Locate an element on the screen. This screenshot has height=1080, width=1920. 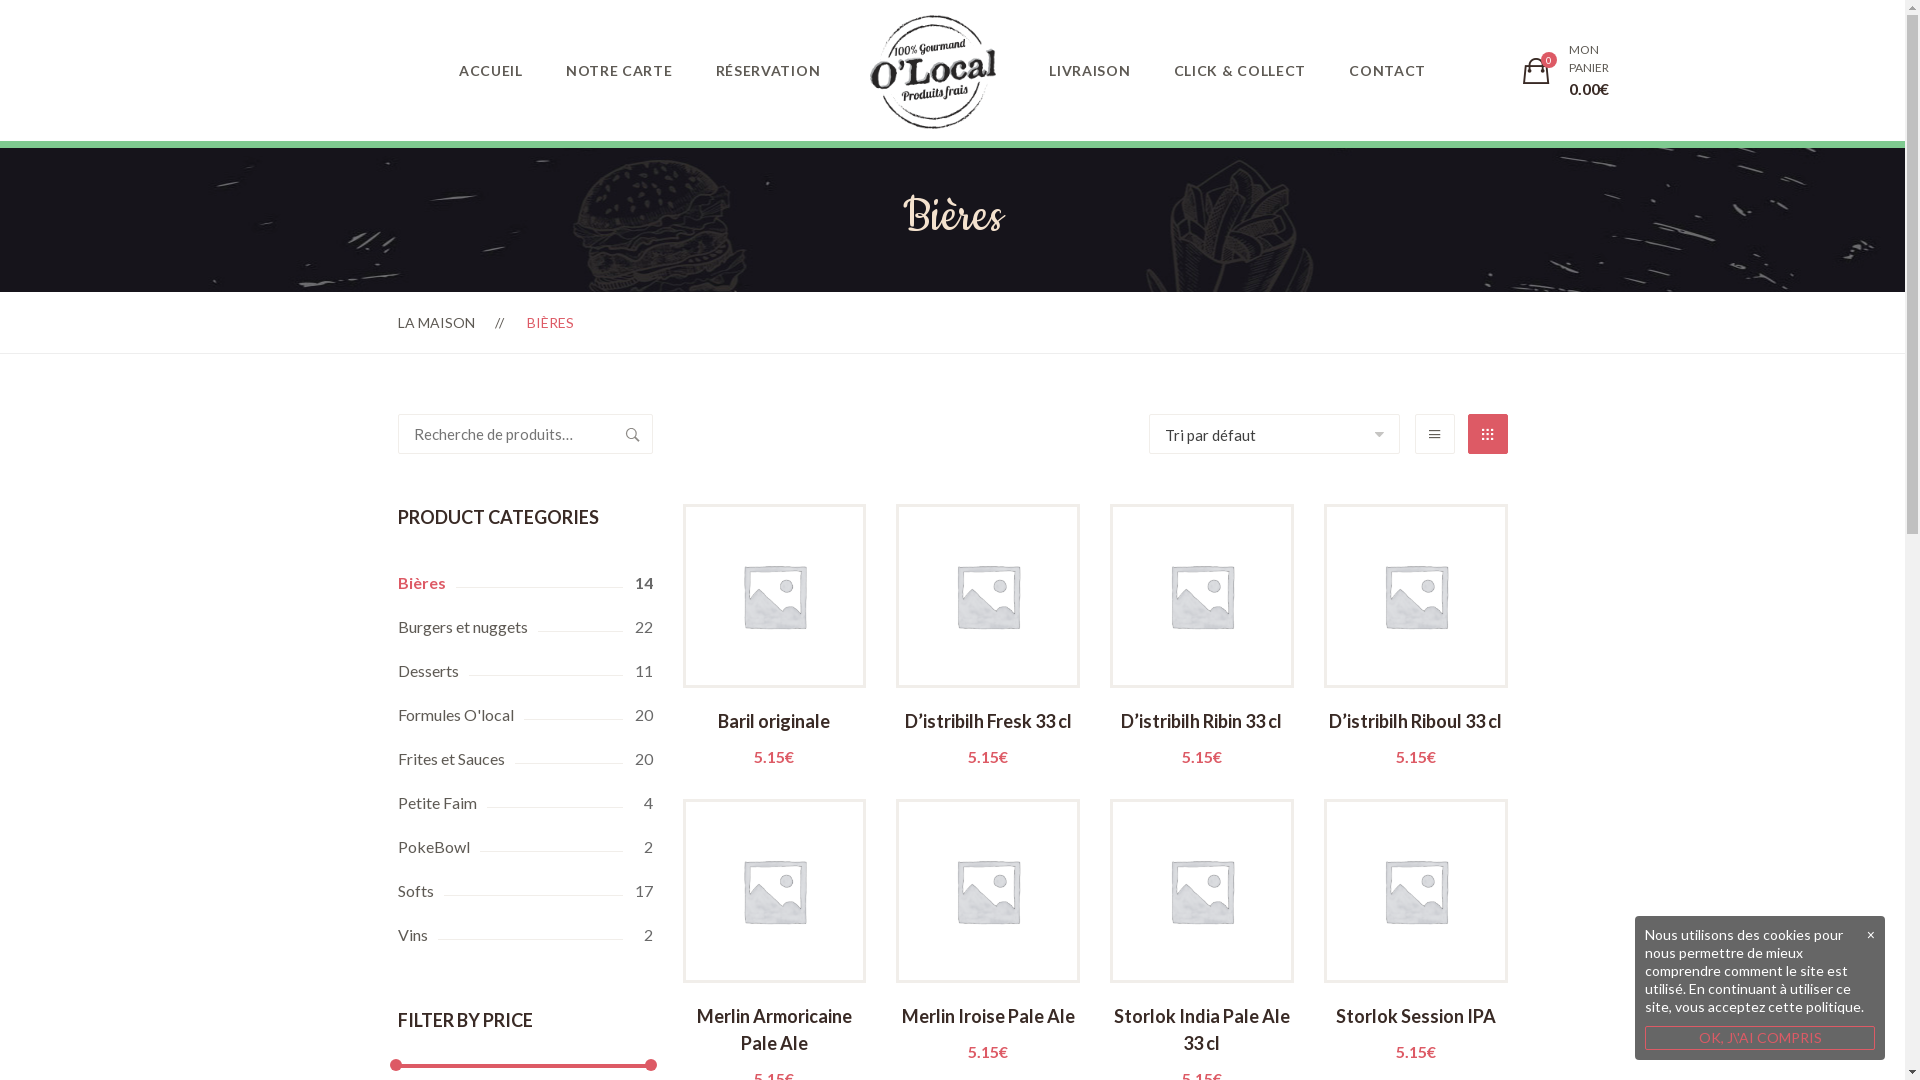
'Desserts' is located at coordinates (525, 671).